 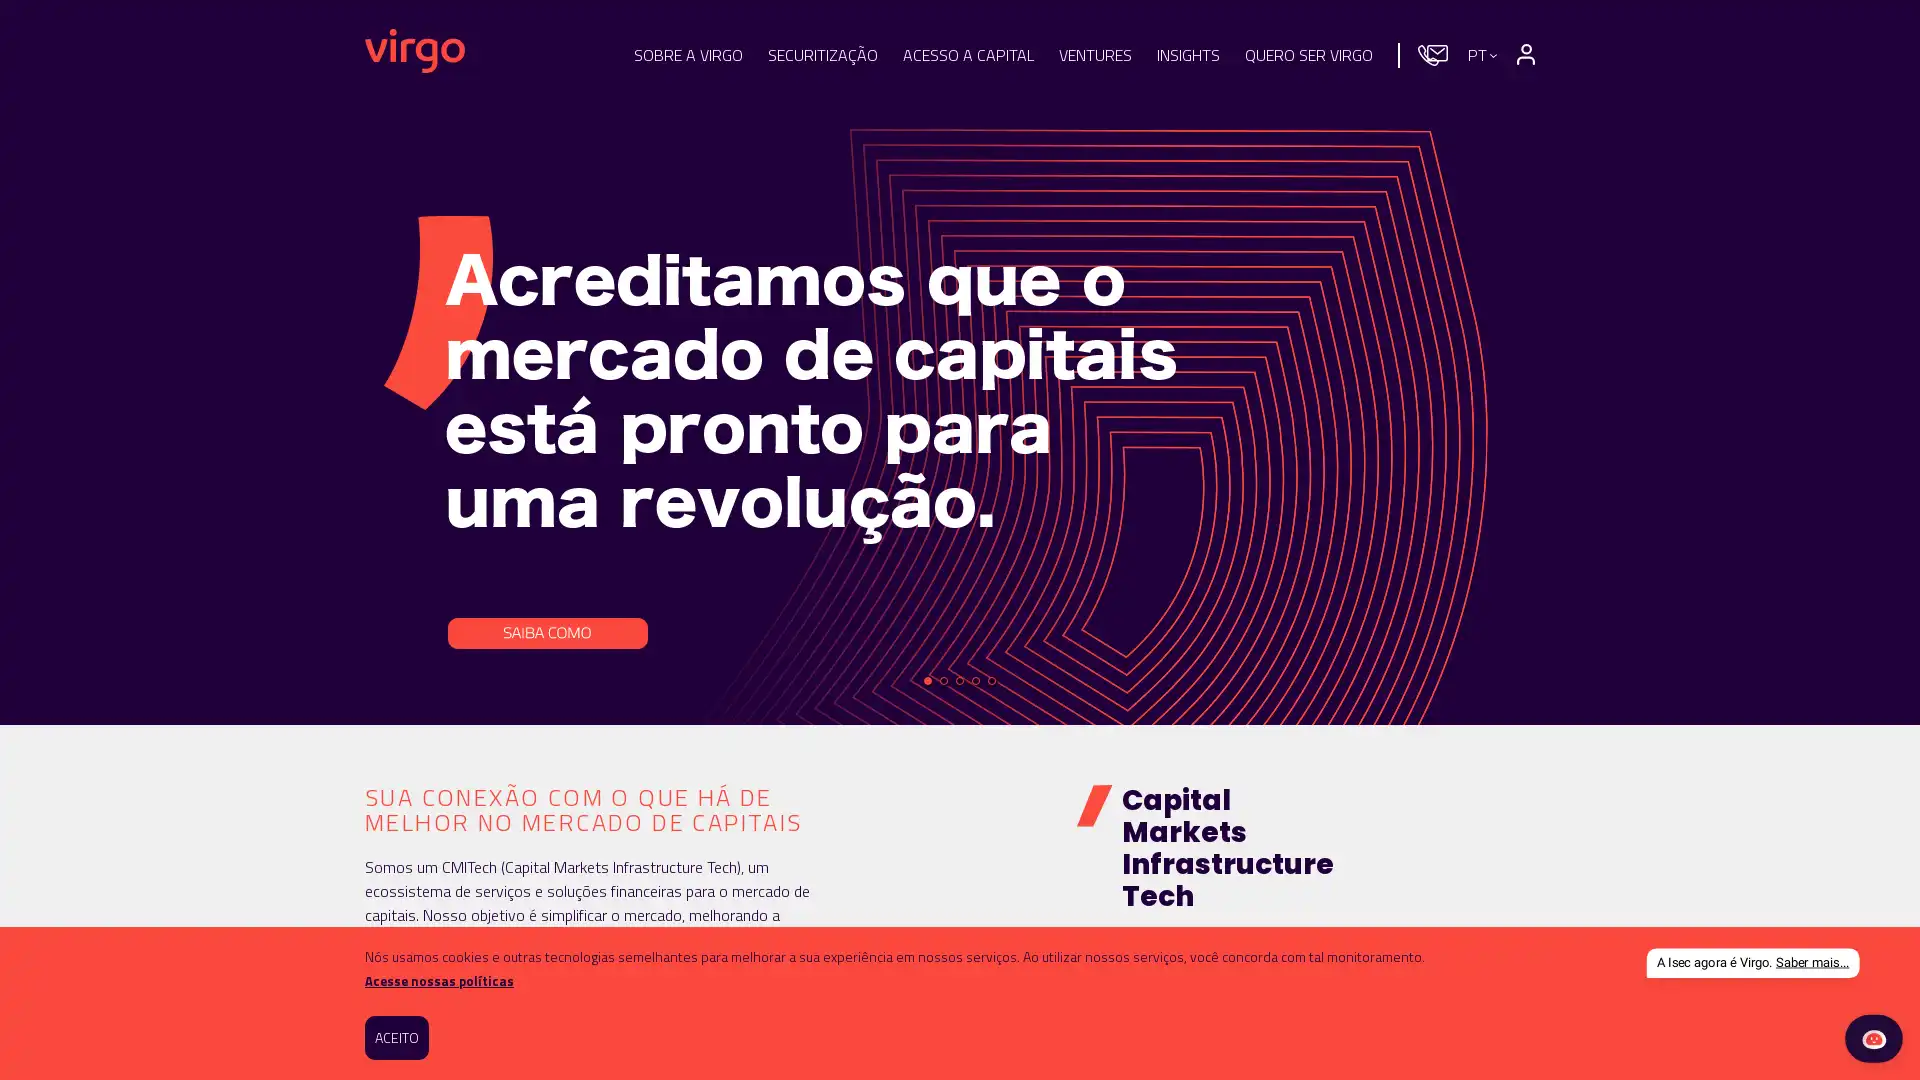 I want to click on Go to slide 3, so click(x=960, y=680).